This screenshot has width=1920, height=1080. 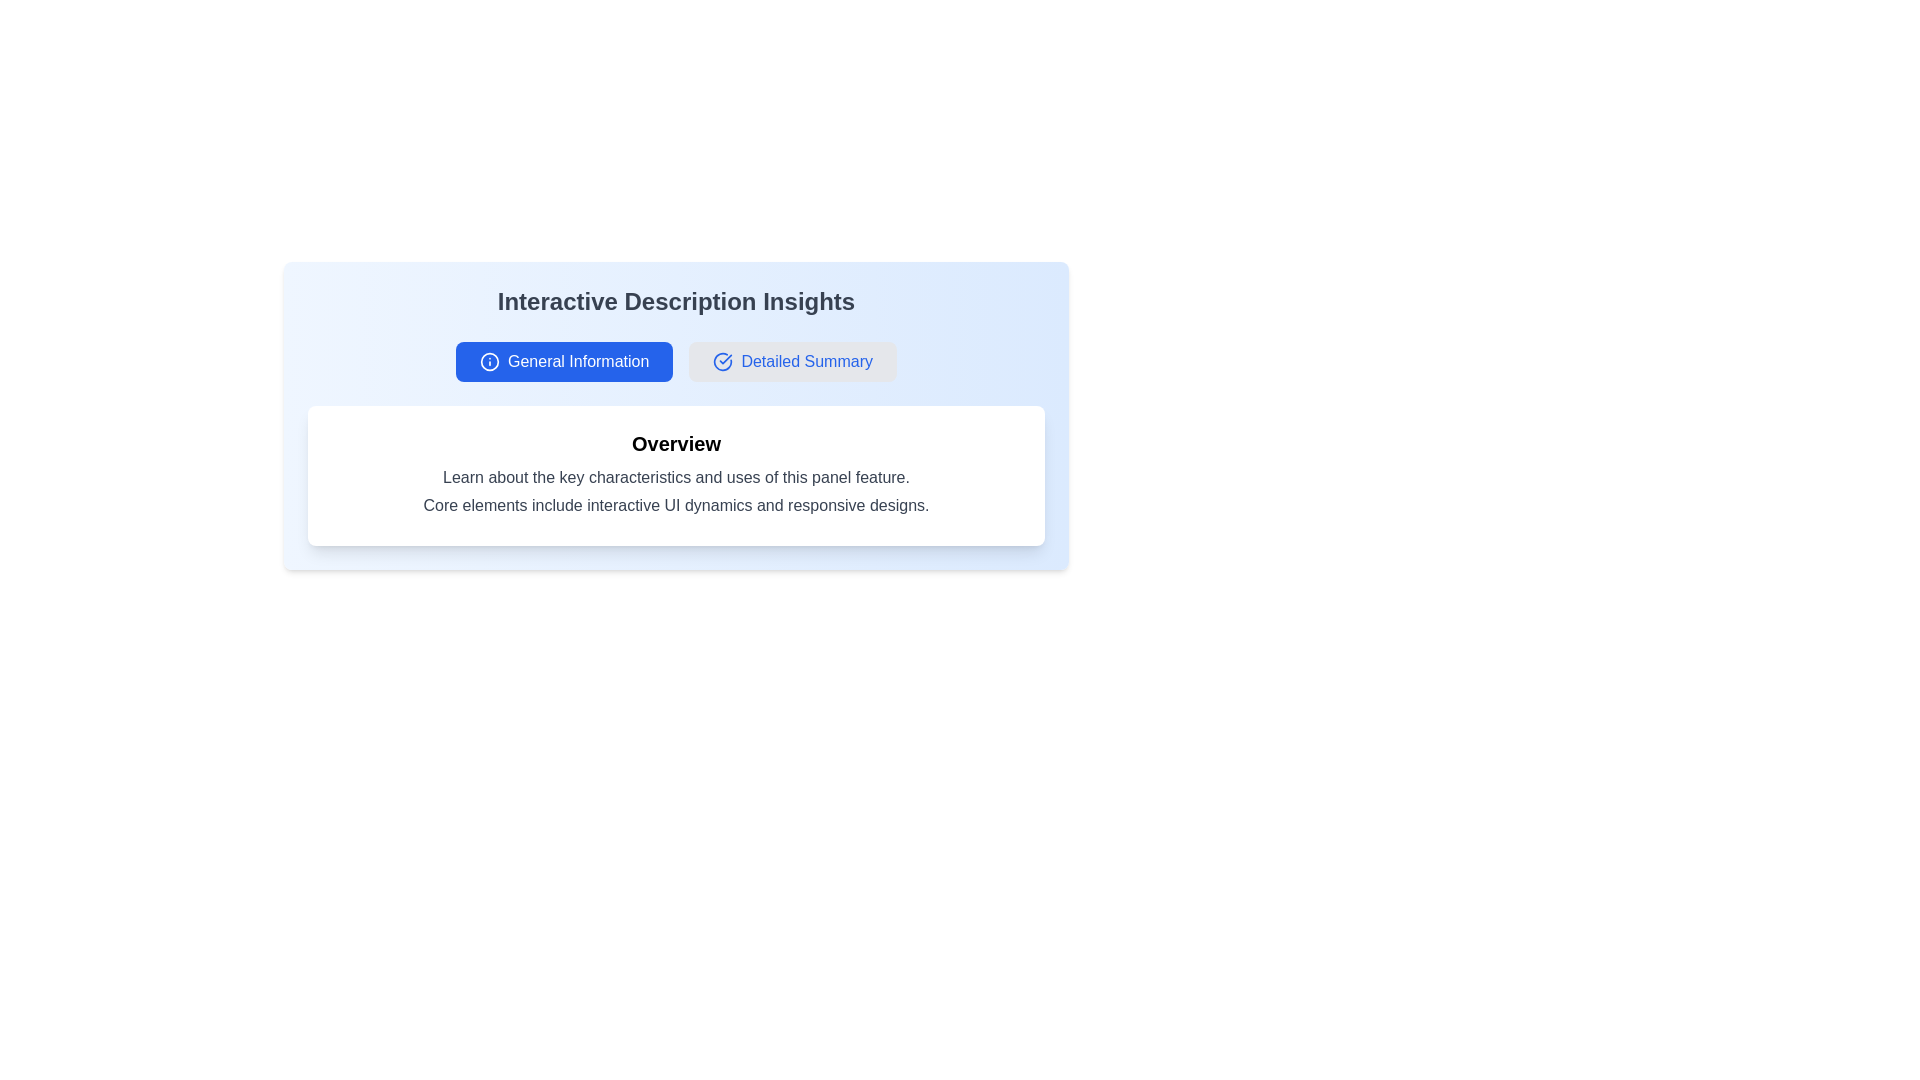 I want to click on the circular icon with a checkmark inside, styled with a flat design and a blue border, located next to the text 'Detailed Summary', so click(x=722, y=362).